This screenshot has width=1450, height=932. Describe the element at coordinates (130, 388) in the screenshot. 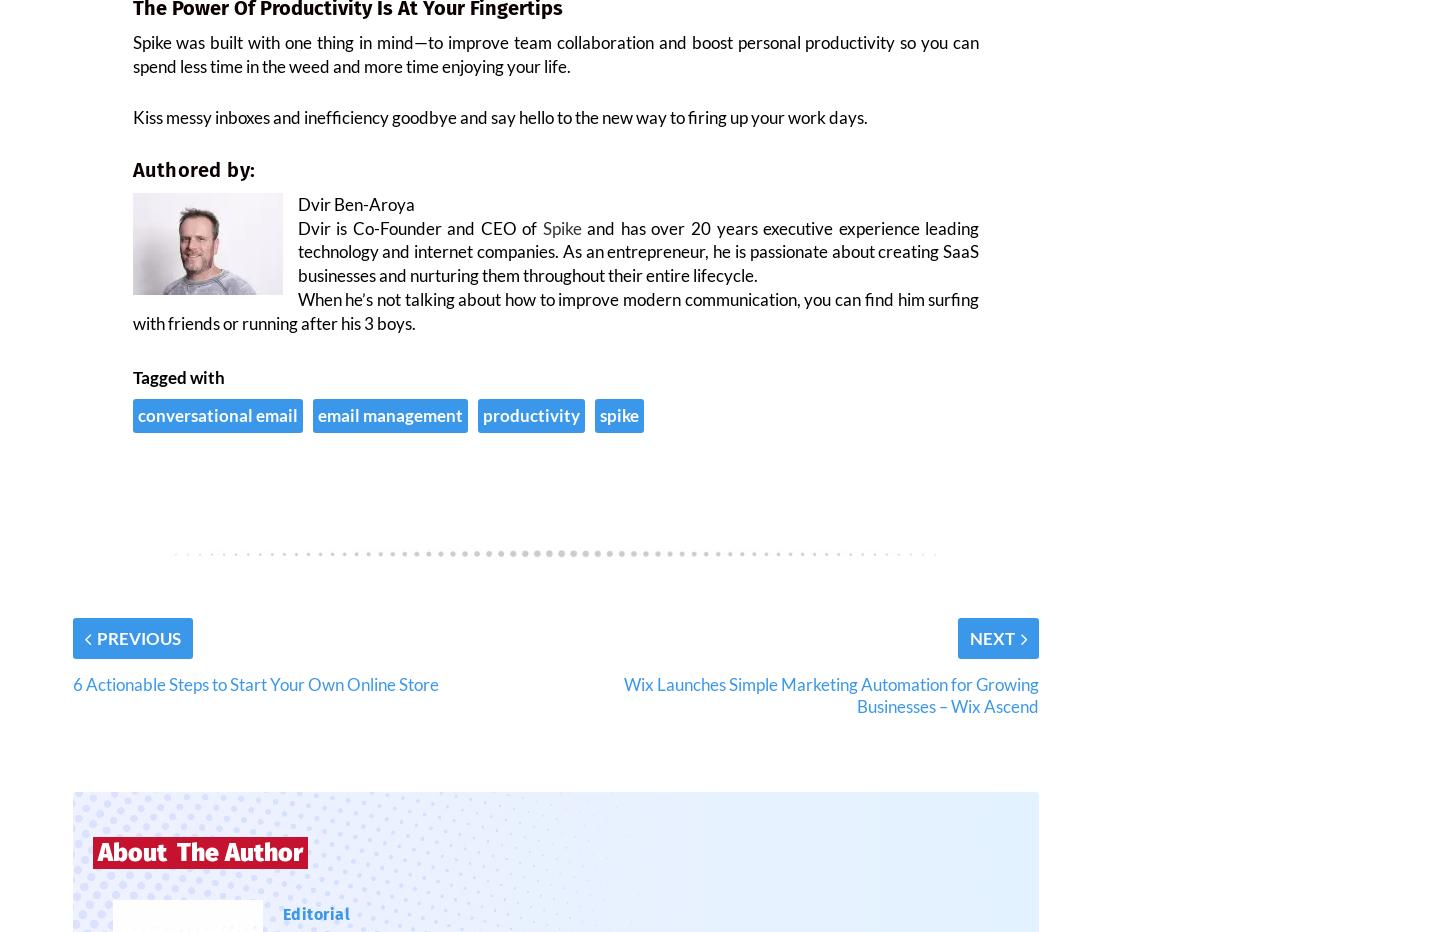

I see `'Tagged with'` at that location.